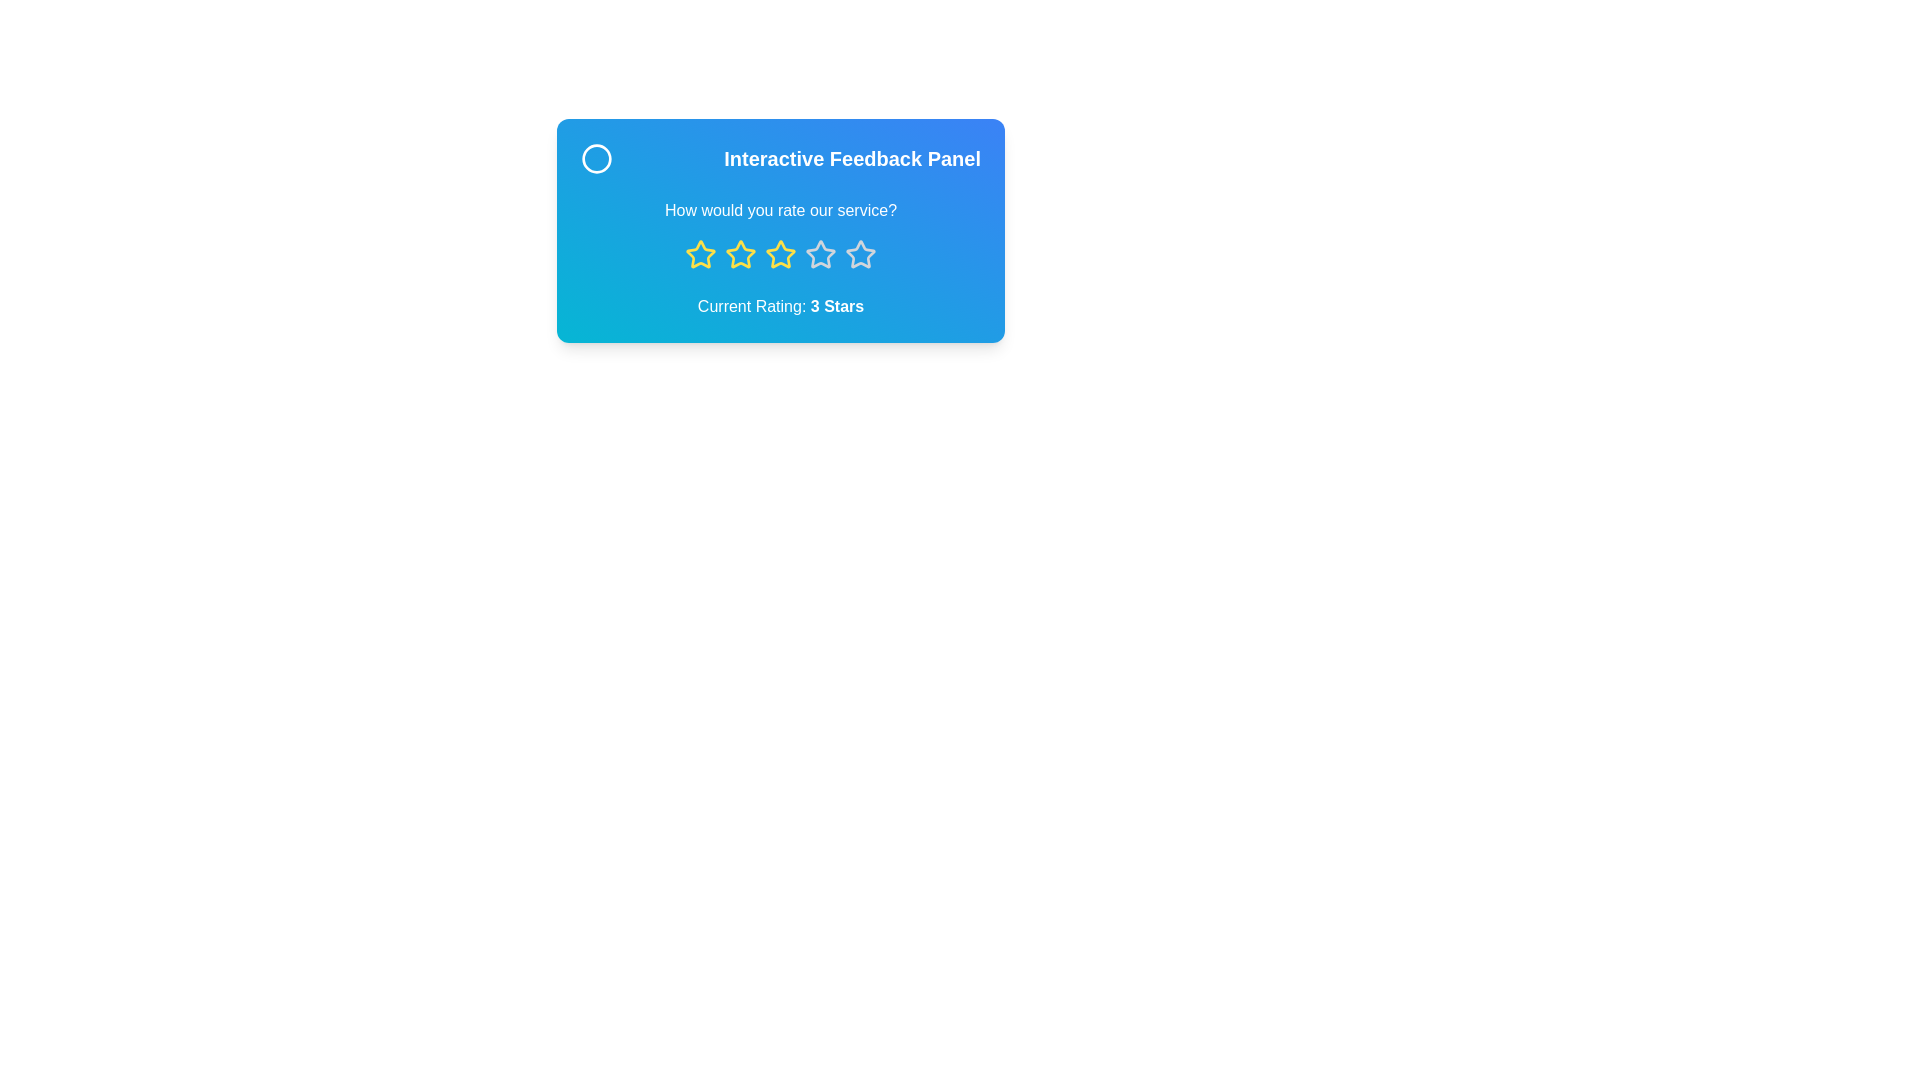 The height and width of the screenshot is (1080, 1920). I want to click on the first yellow outlined star icon in the rating panel, so click(700, 253).